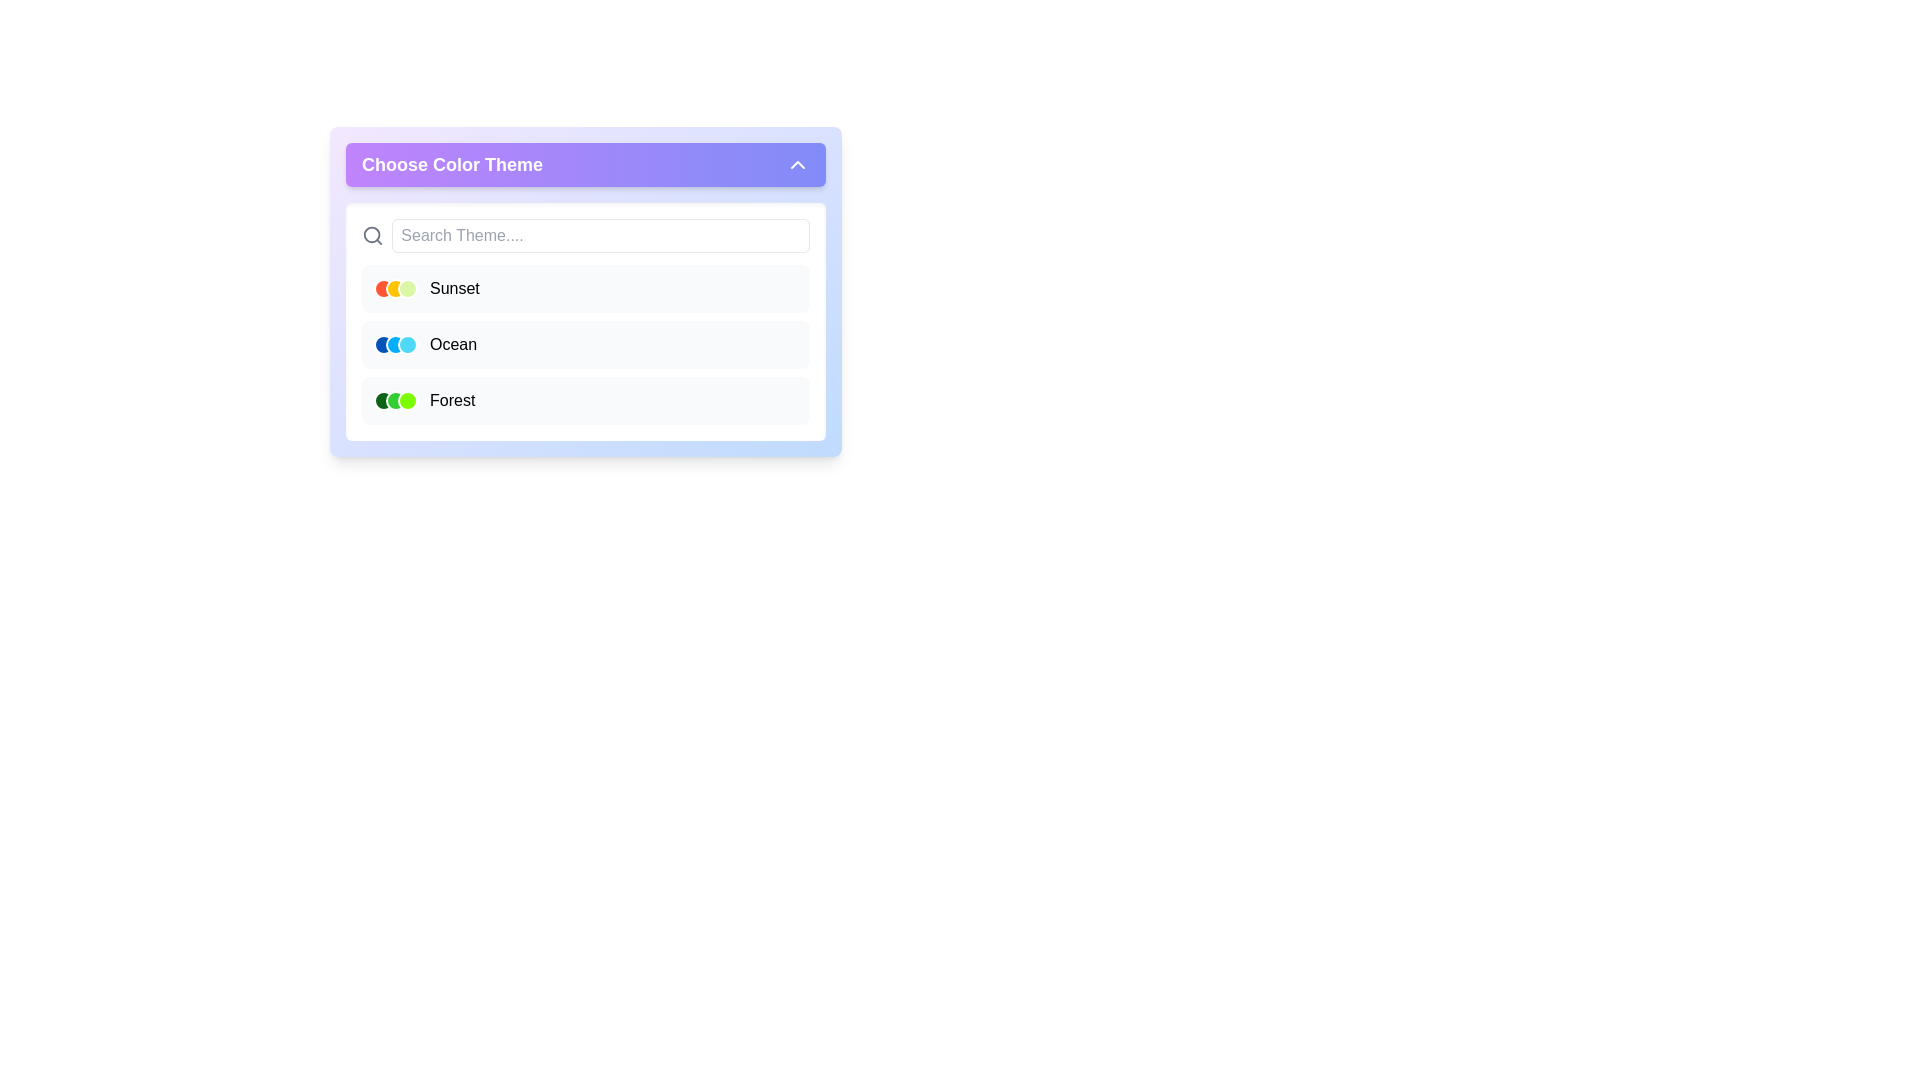 Image resolution: width=1920 pixels, height=1080 pixels. What do you see at coordinates (452, 343) in the screenshot?
I see `the text label 'Ocean'` at bounding box center [452, 343].